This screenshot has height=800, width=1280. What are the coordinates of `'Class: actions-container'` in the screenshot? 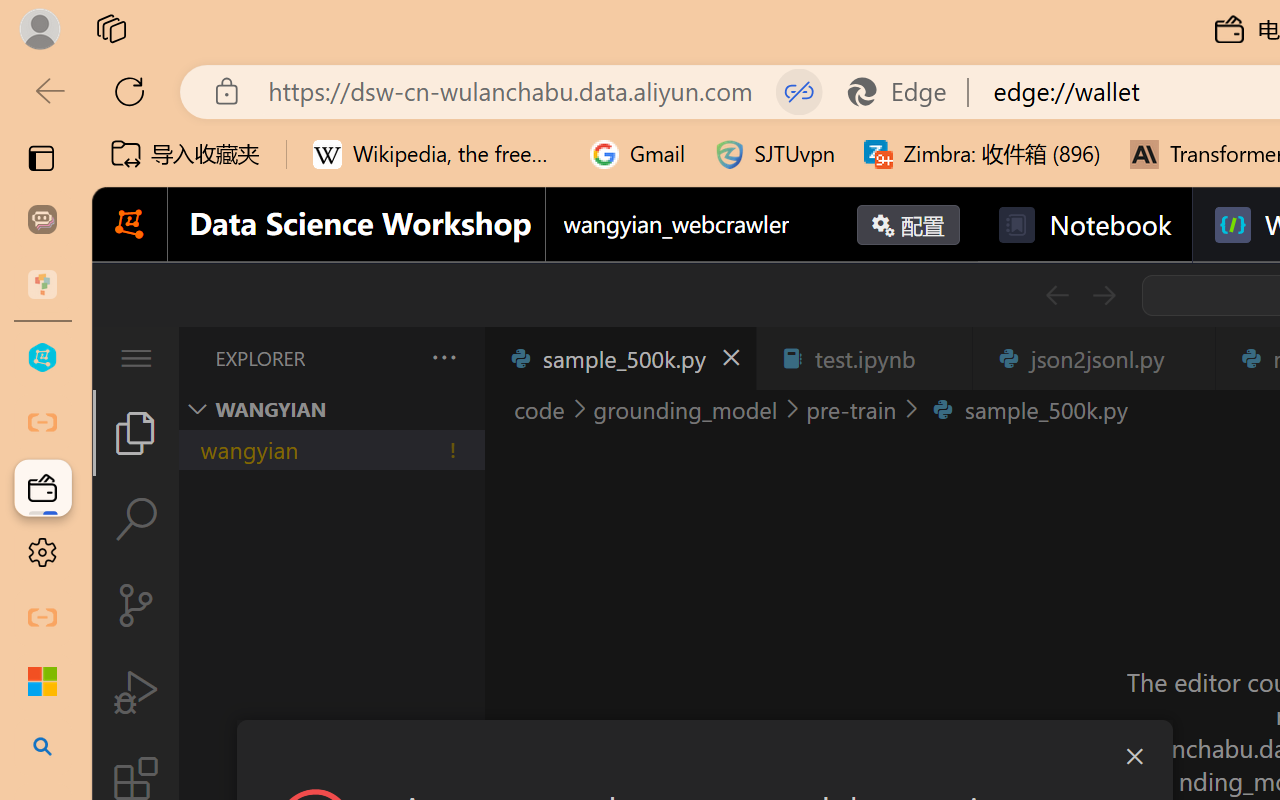 It's located at (704, 756).